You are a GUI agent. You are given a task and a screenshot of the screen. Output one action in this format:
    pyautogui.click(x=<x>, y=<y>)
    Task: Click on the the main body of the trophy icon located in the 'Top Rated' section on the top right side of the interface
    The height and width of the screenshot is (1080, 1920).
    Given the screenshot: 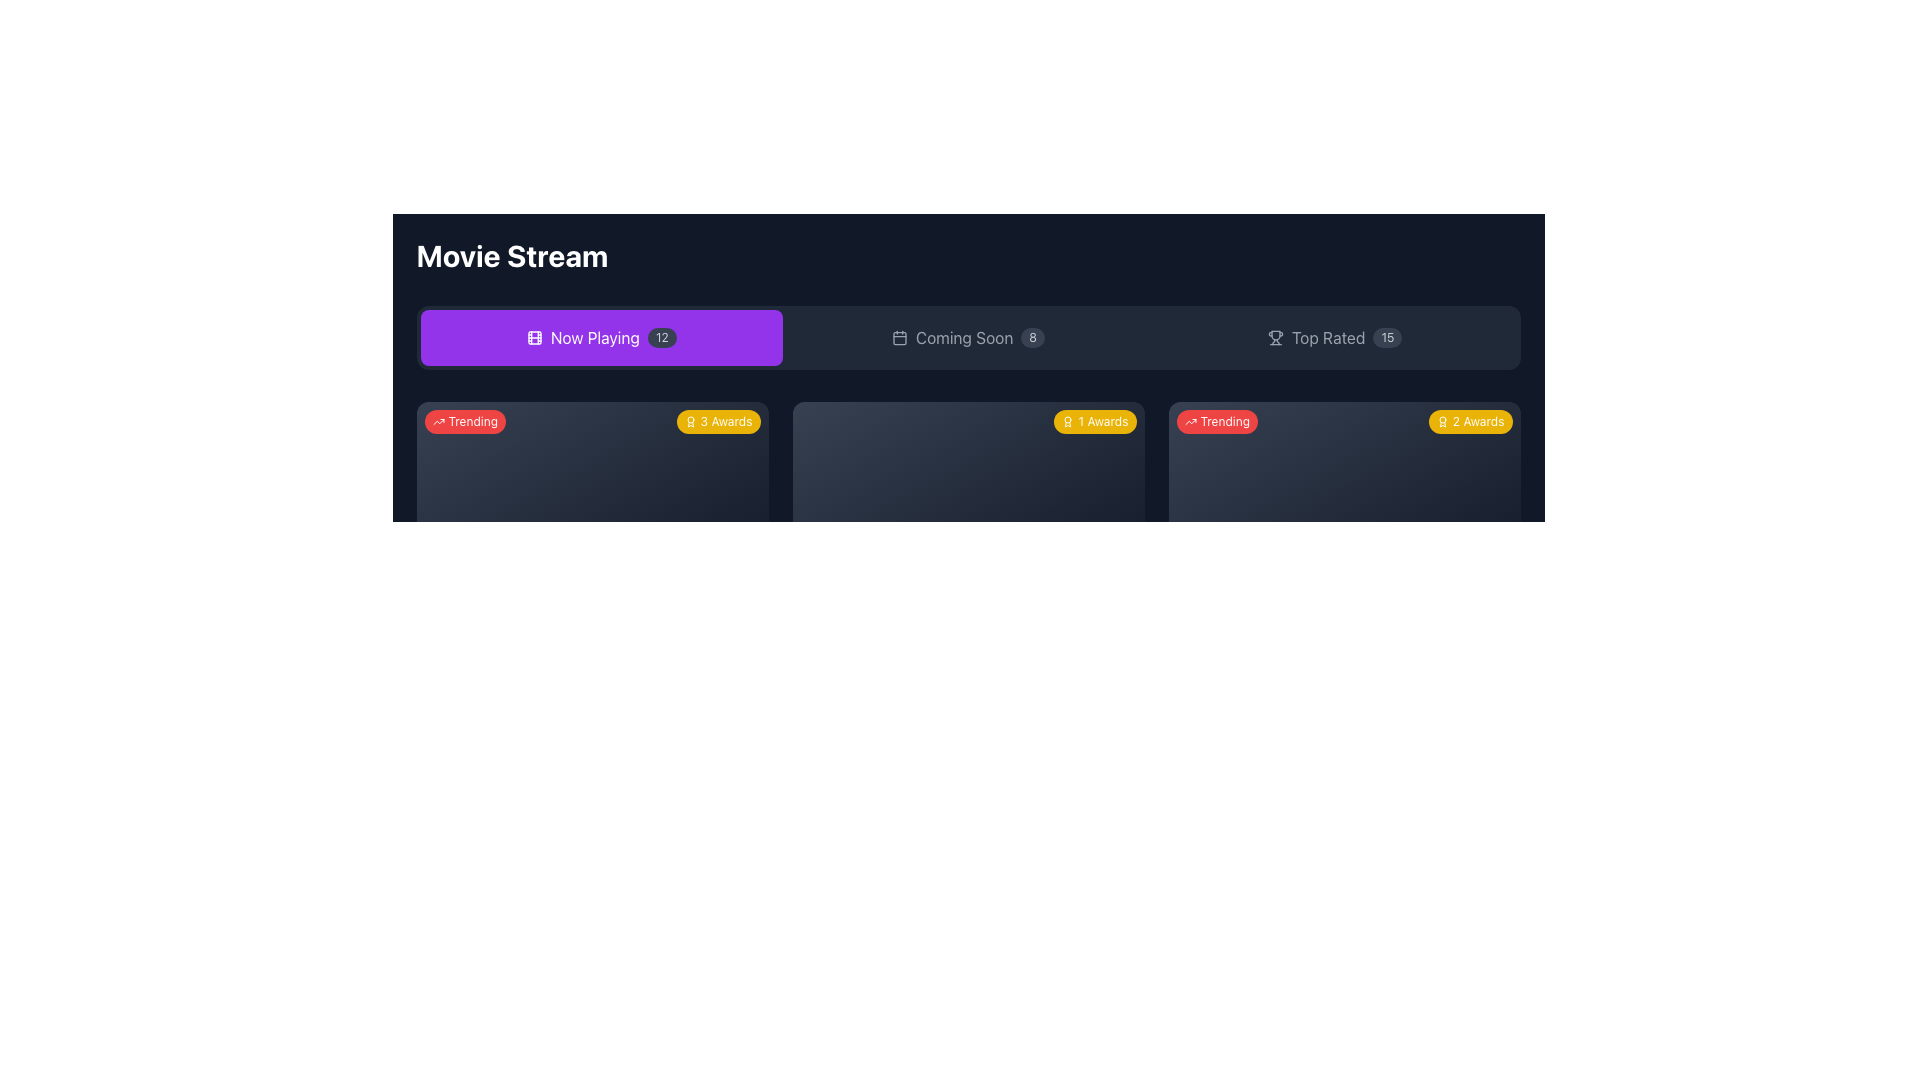 What is the action you would take?
    pyautogui.click(x=1275, y=334)
    